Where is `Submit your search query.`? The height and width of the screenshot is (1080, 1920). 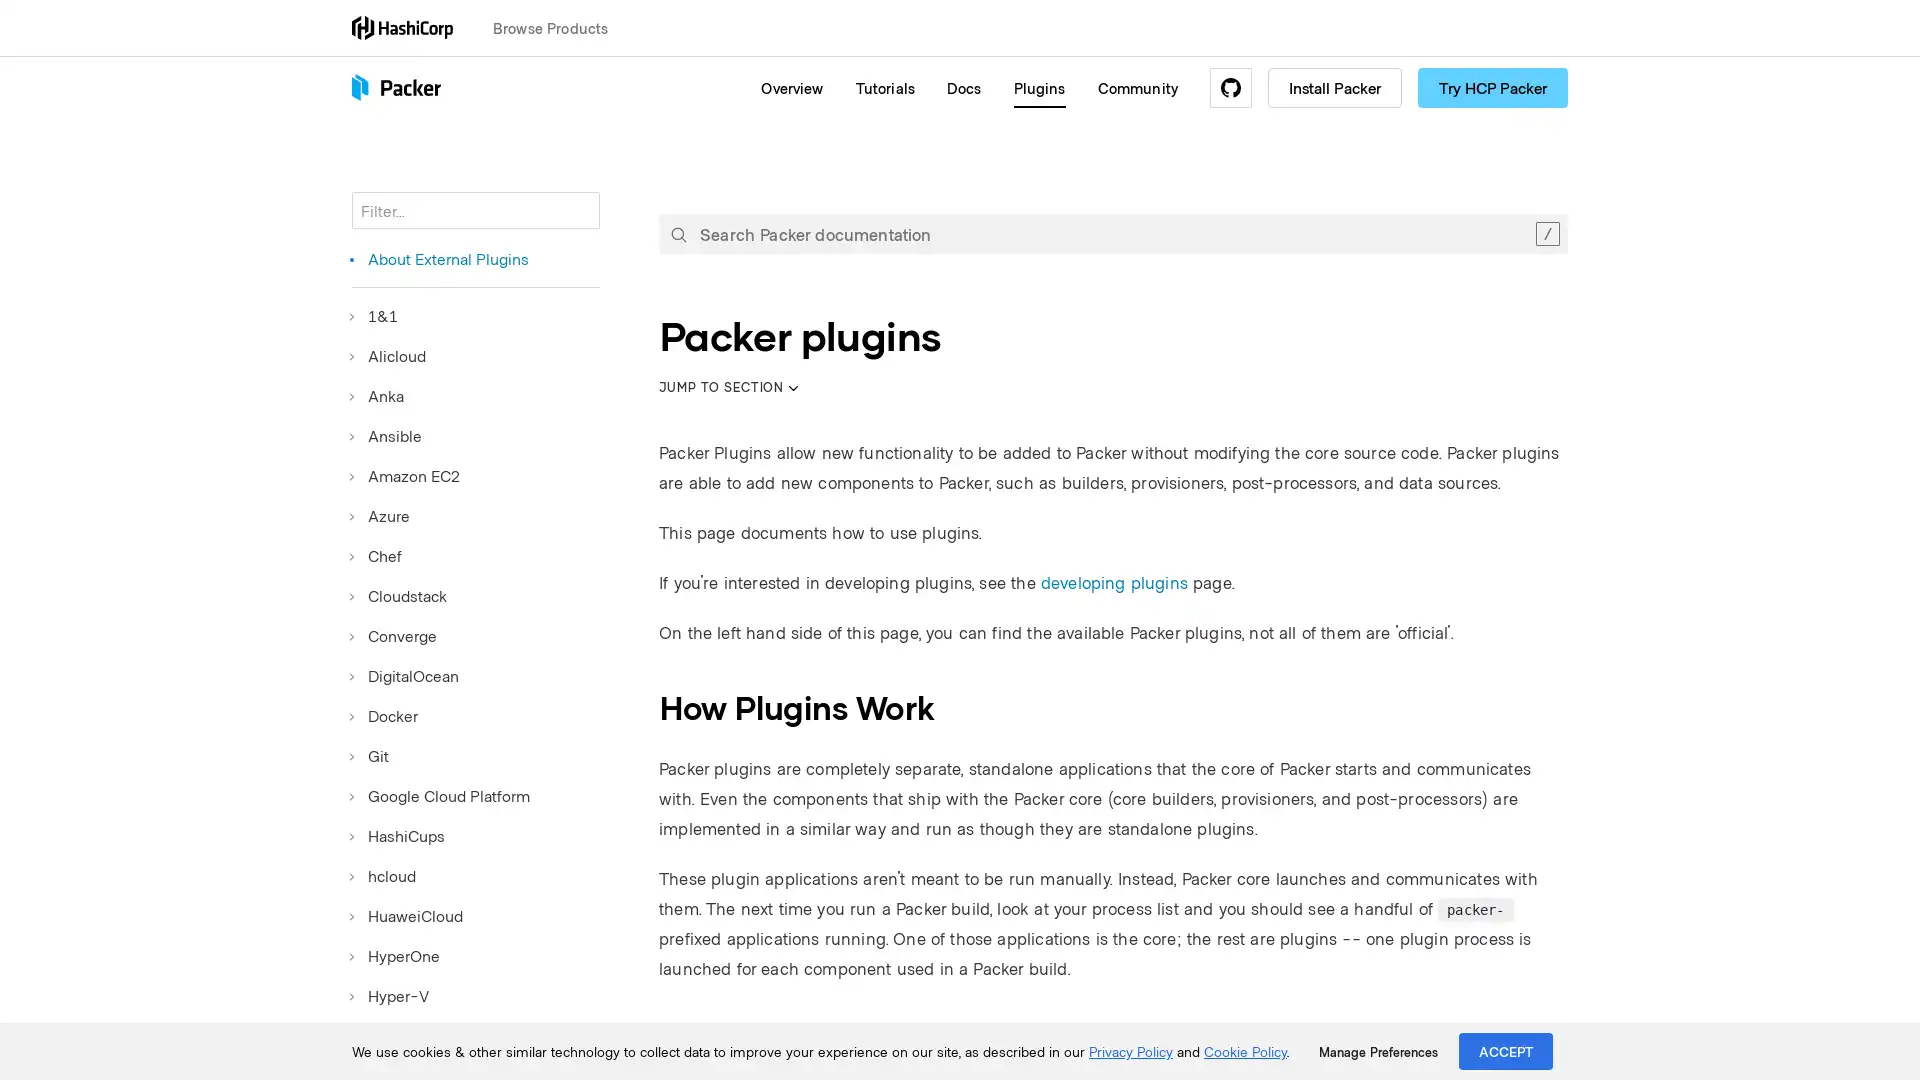
Submit your search query. is located at coordinates (678, 233).